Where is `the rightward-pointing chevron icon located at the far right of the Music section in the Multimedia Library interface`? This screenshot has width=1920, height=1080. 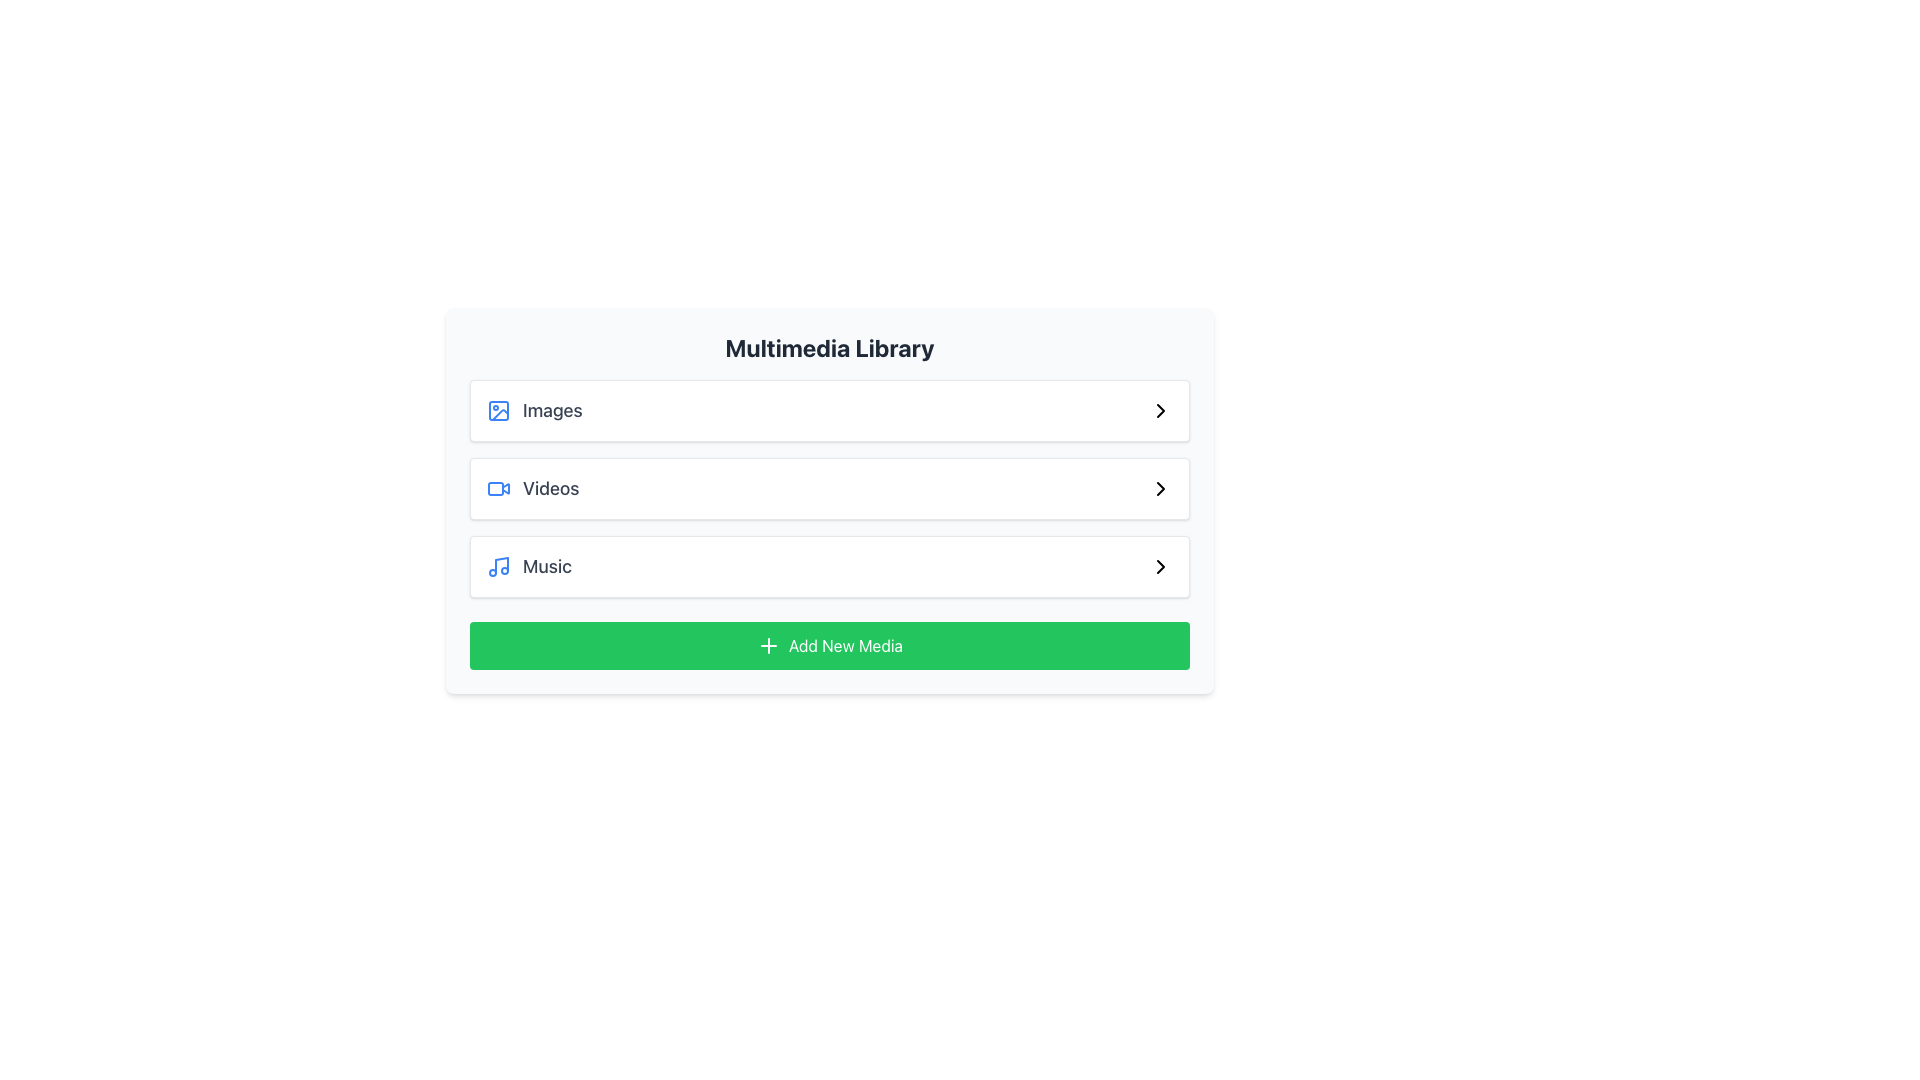
the rightward-pointing chevron icon located at the far right of the Music section in the Multimedia Library interface is located at coordinates (1161, 567).